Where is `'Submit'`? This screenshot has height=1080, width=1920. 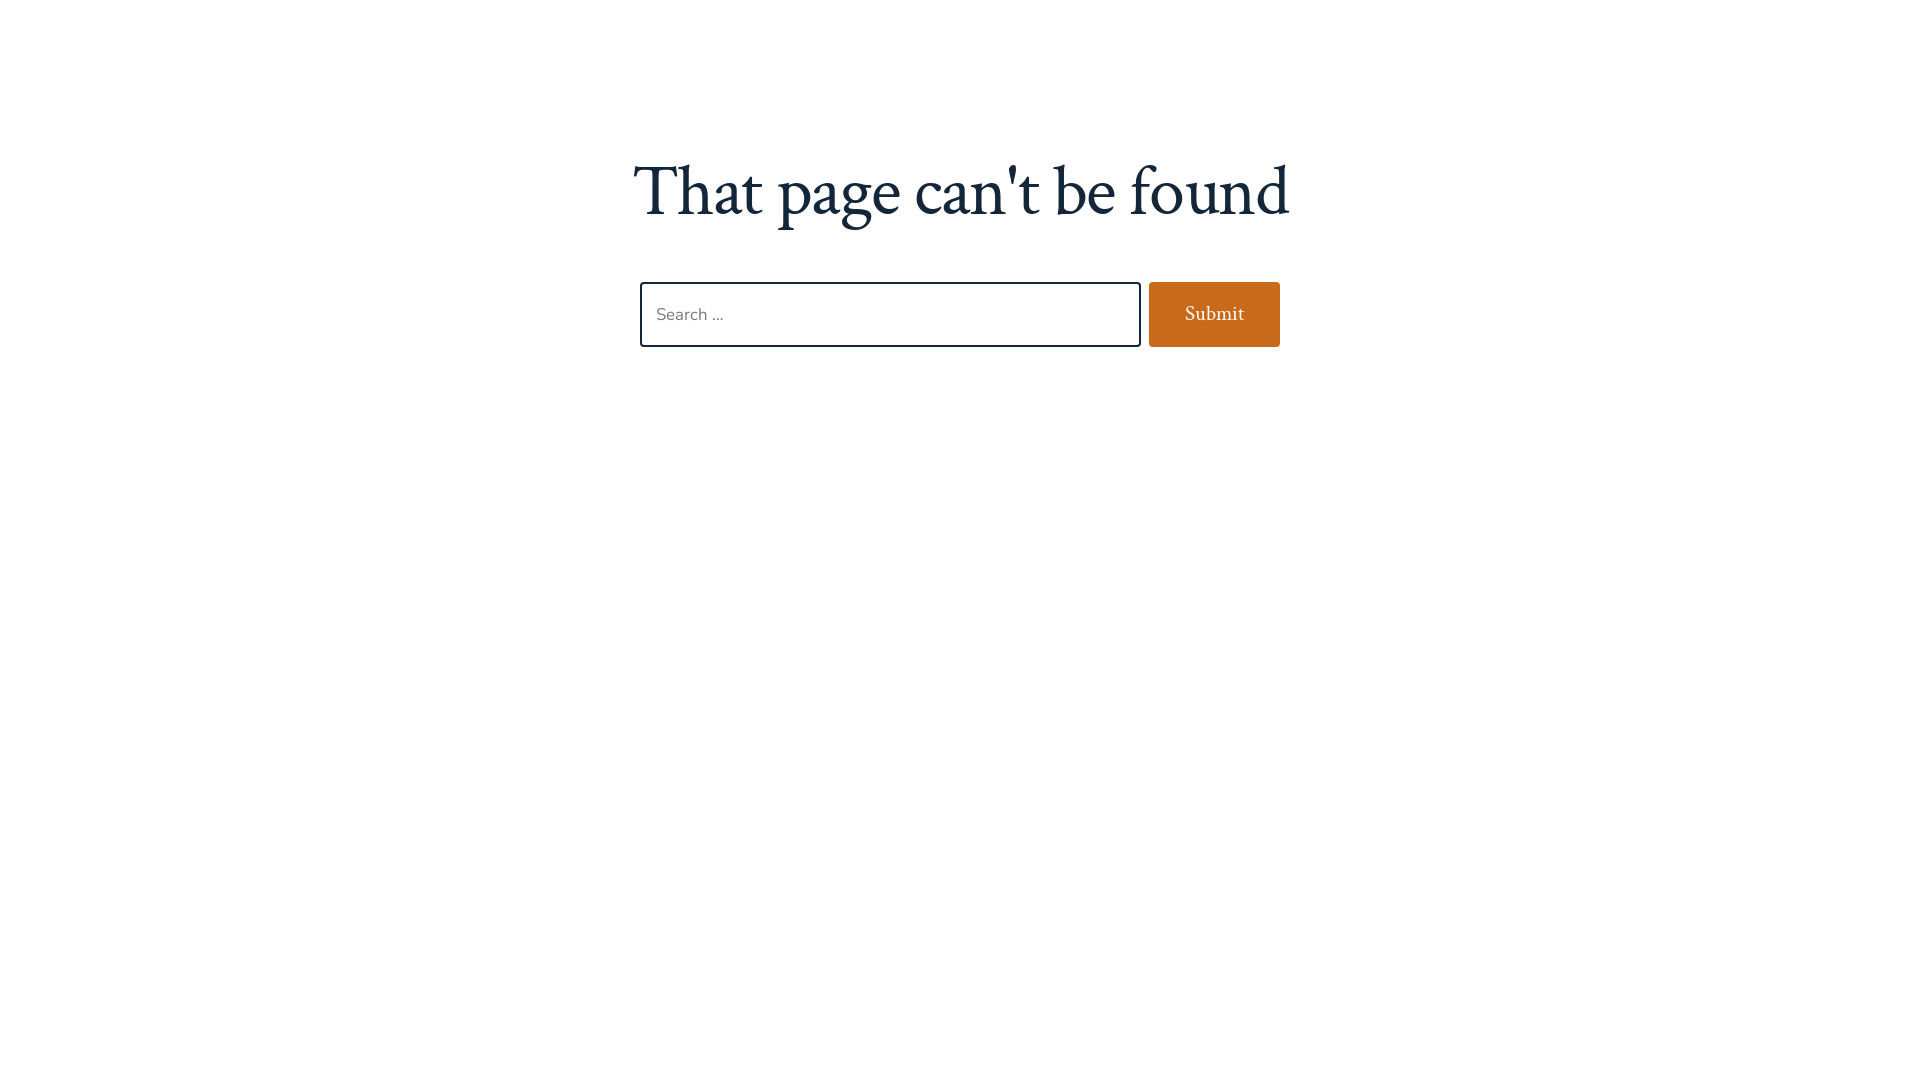 'Submit' is located at coordinates (1148, 315).